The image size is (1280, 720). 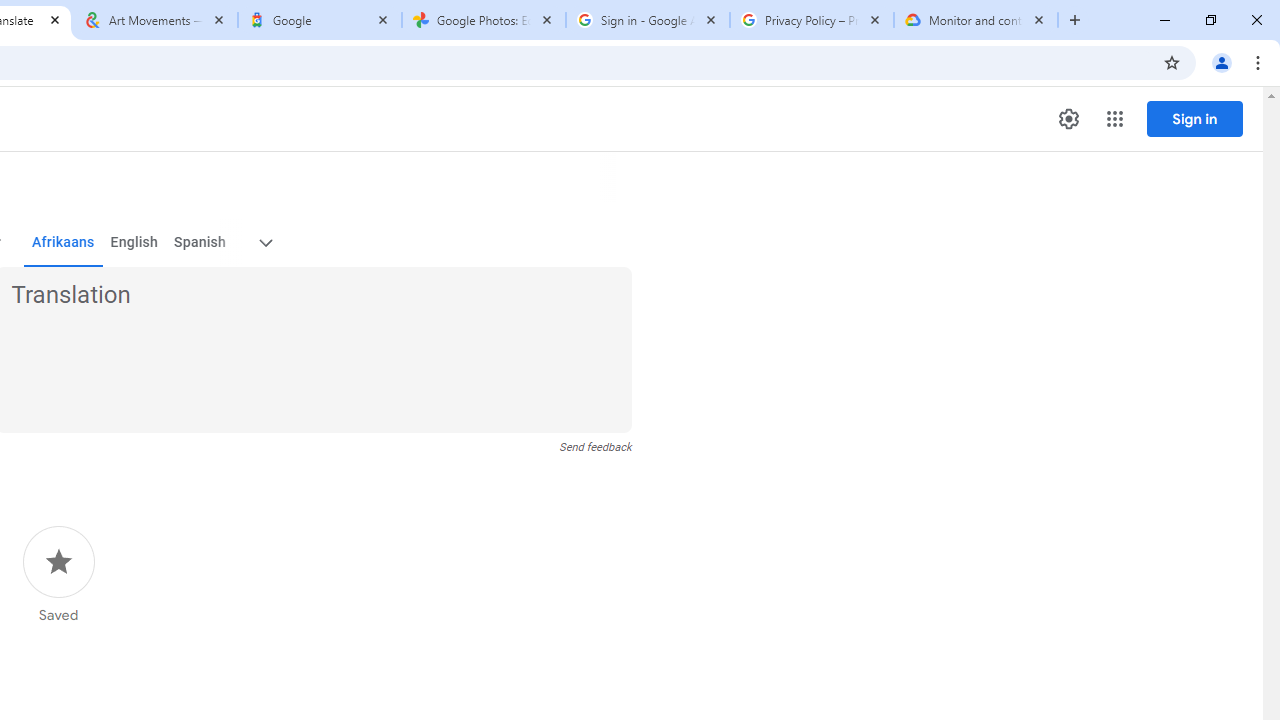 I want to click on 'Saved', so click(x=58, y=575).